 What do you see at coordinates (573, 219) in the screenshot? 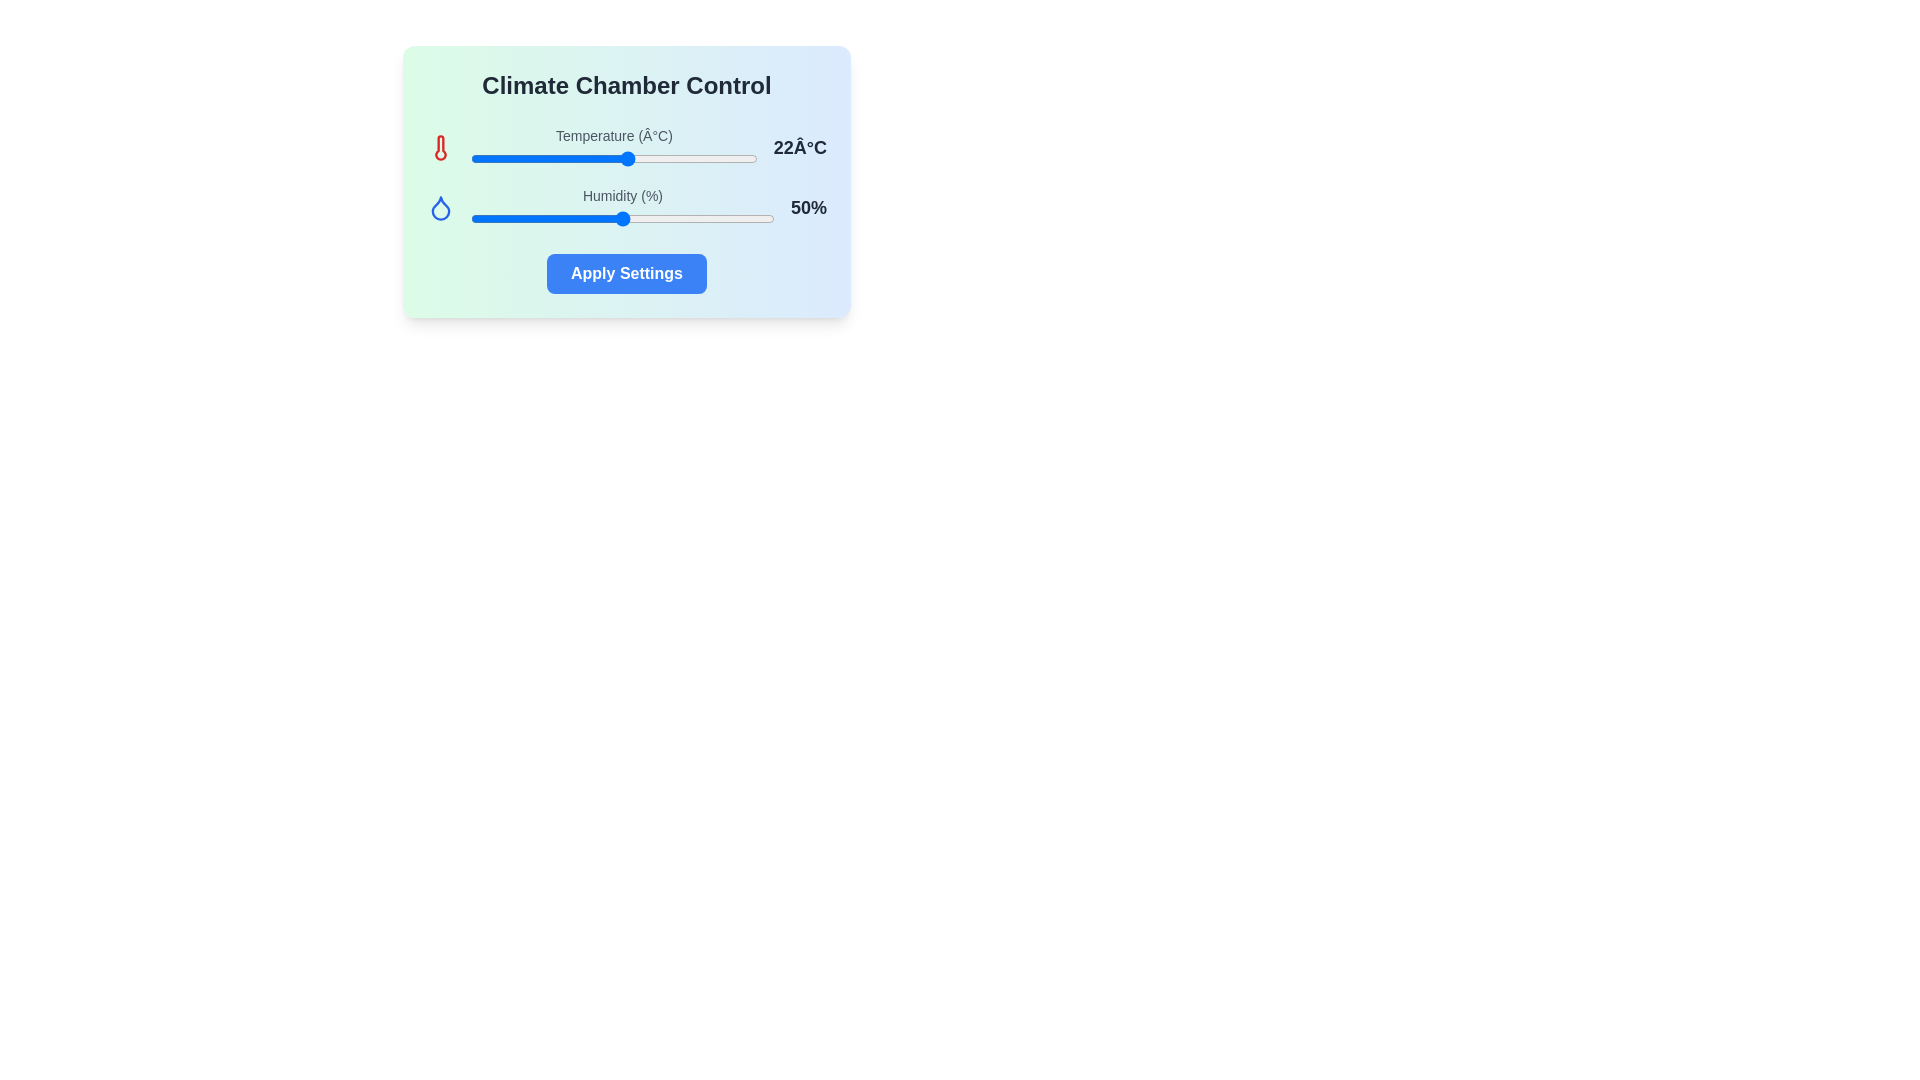
I see `the humidity slider to 34%` at bounding box center [573, 219].